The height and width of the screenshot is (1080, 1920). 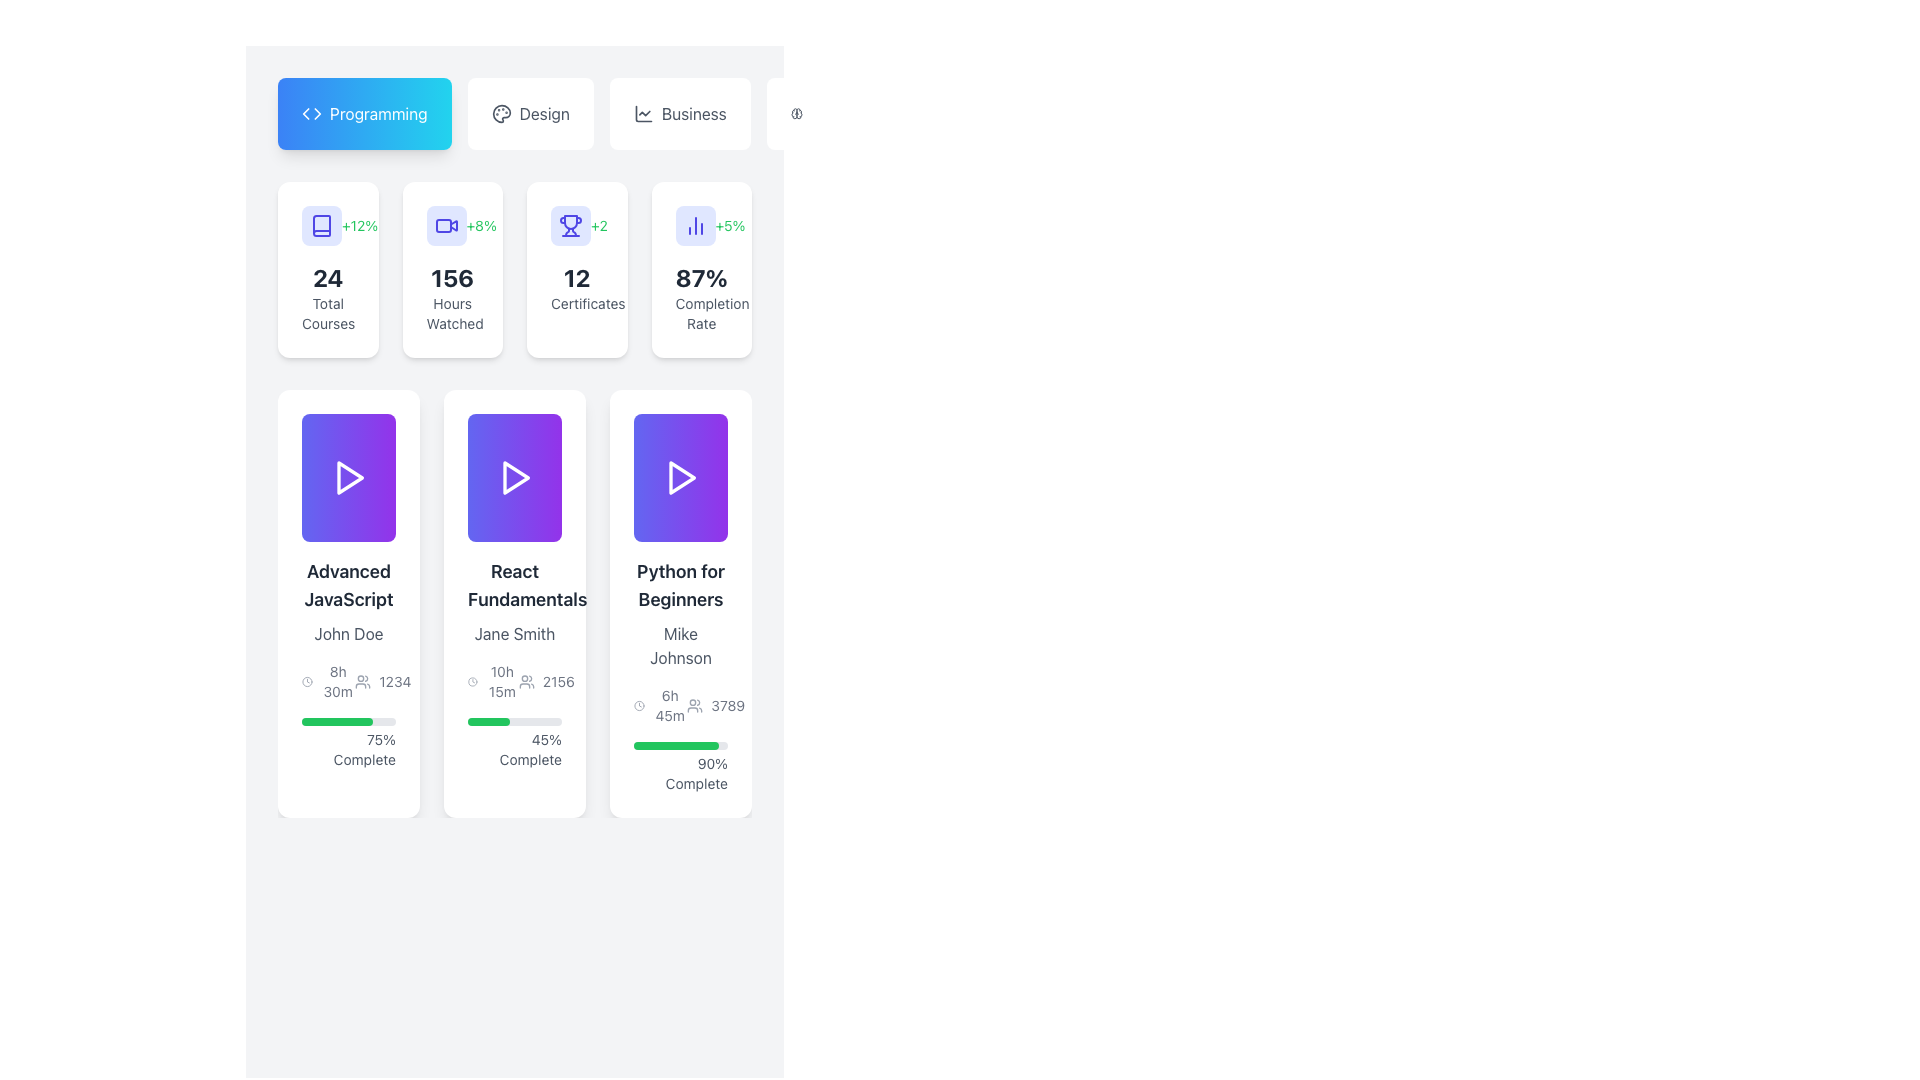 I want to click on the duration of the course displayed in the text label with icon located below the title 'Python for Beginners' and instructor name 'Mike Johnson' on the third course card, so click(x=660, y=704).